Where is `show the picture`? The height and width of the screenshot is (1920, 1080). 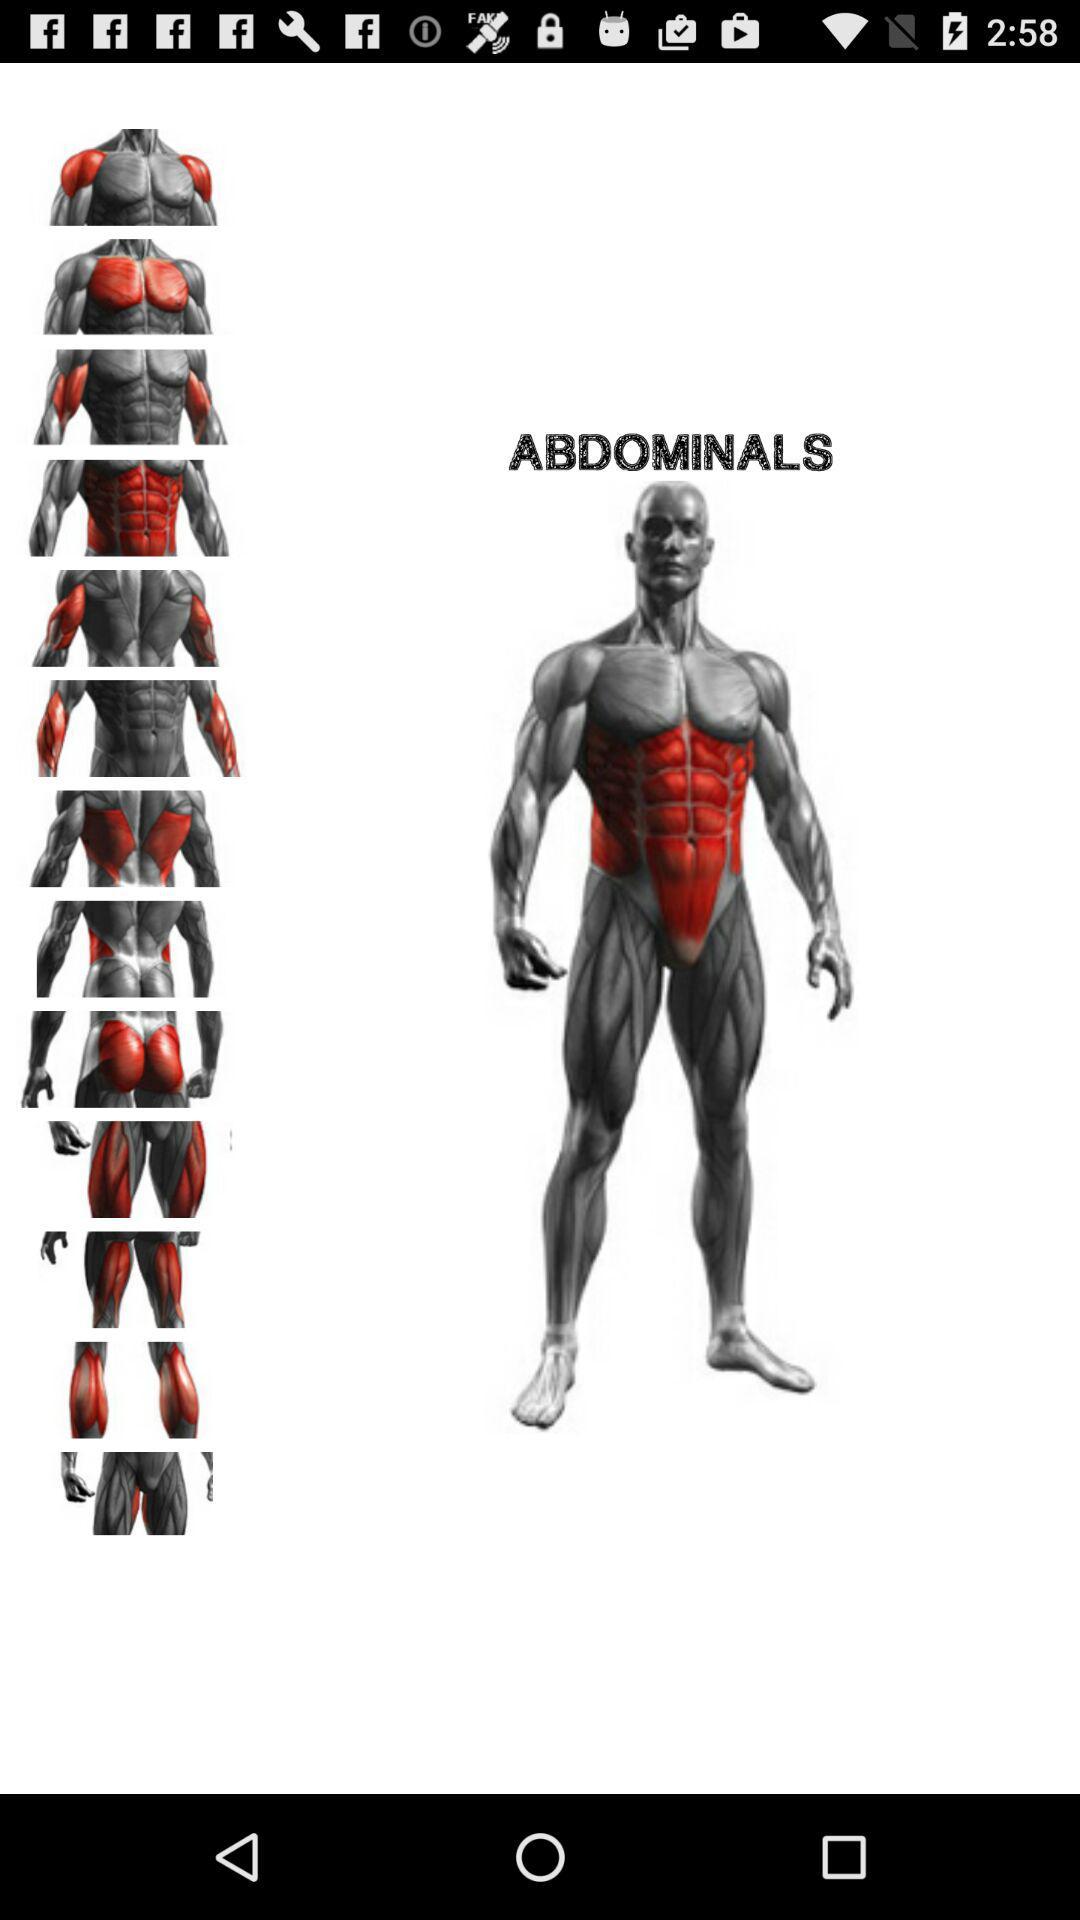
show the picture is located at coordinates (131, 720).